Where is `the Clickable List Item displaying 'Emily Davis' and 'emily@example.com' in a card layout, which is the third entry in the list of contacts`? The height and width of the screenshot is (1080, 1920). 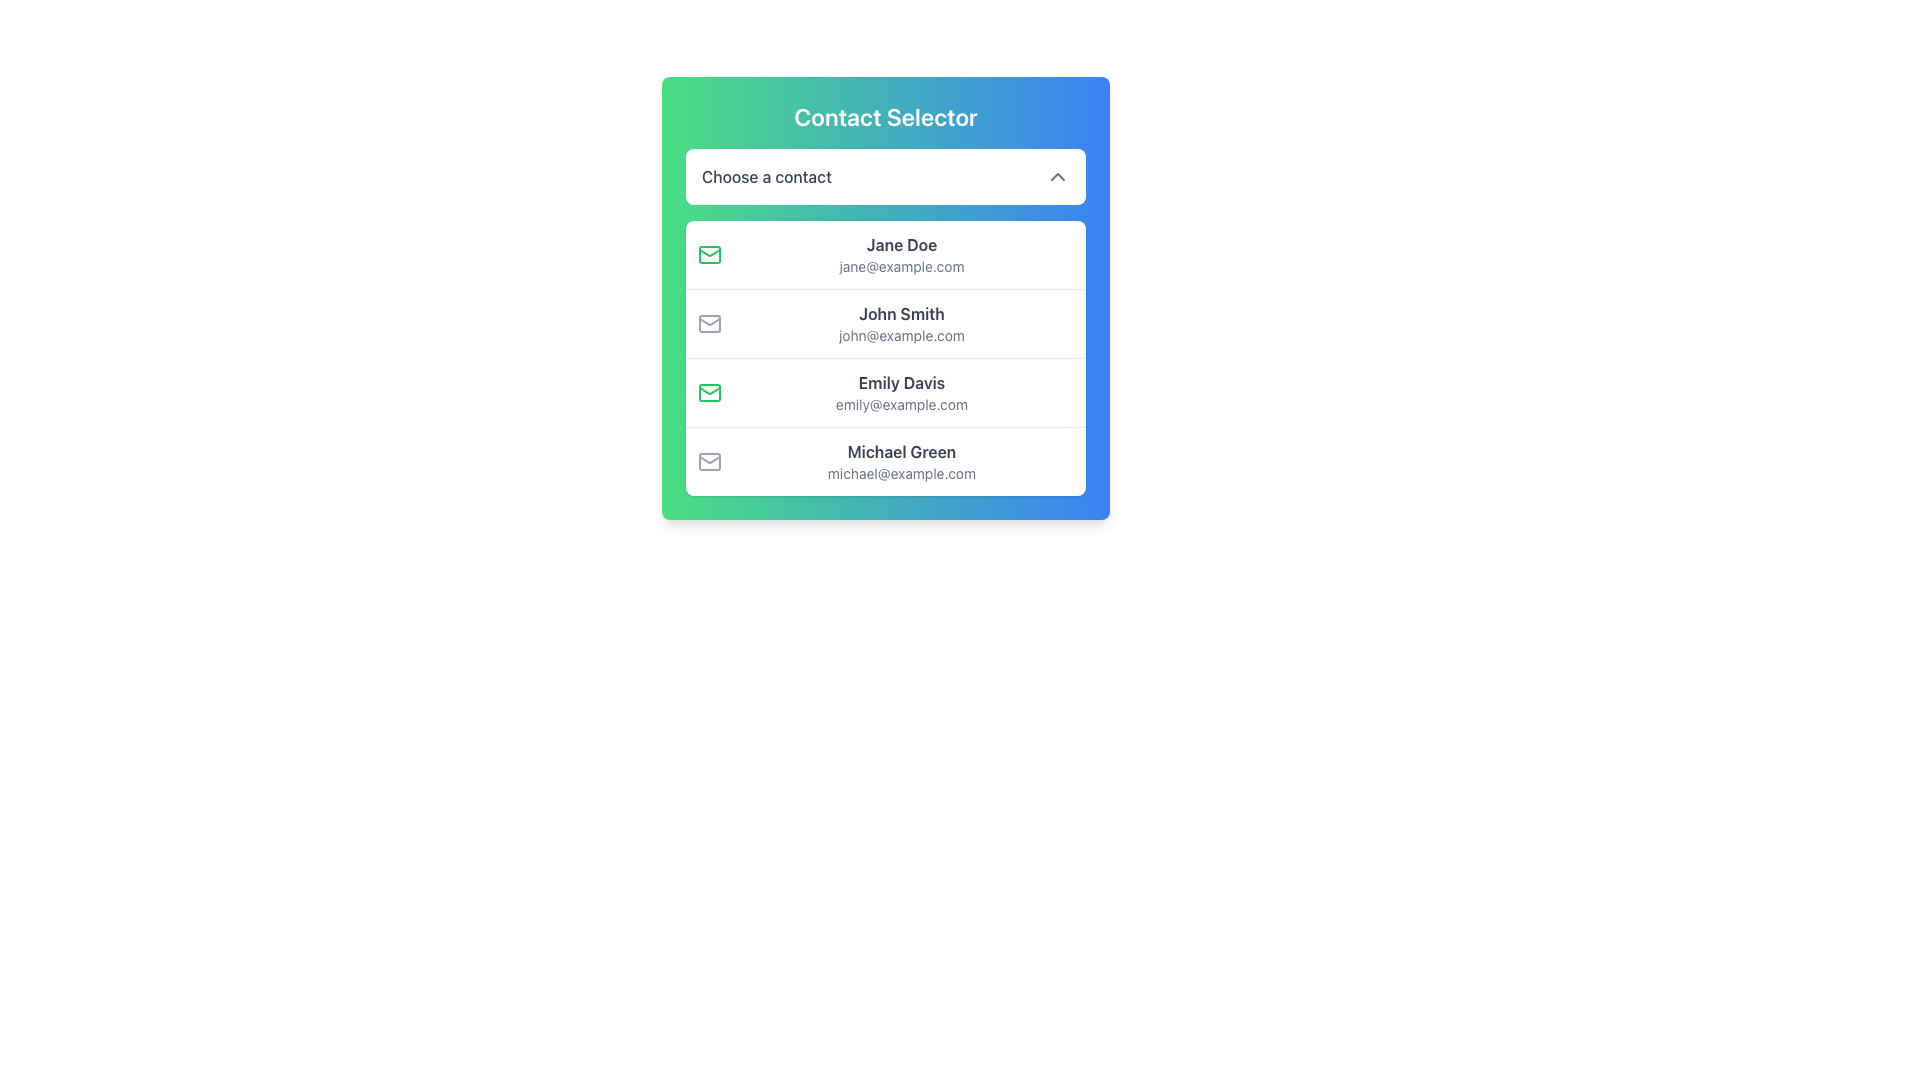
the Clickable List Item displaying 'Emily Davis' and 'emily@example.com' in a card layout, which is the third entry in the list of contacts is located at coordinates (885, 392).